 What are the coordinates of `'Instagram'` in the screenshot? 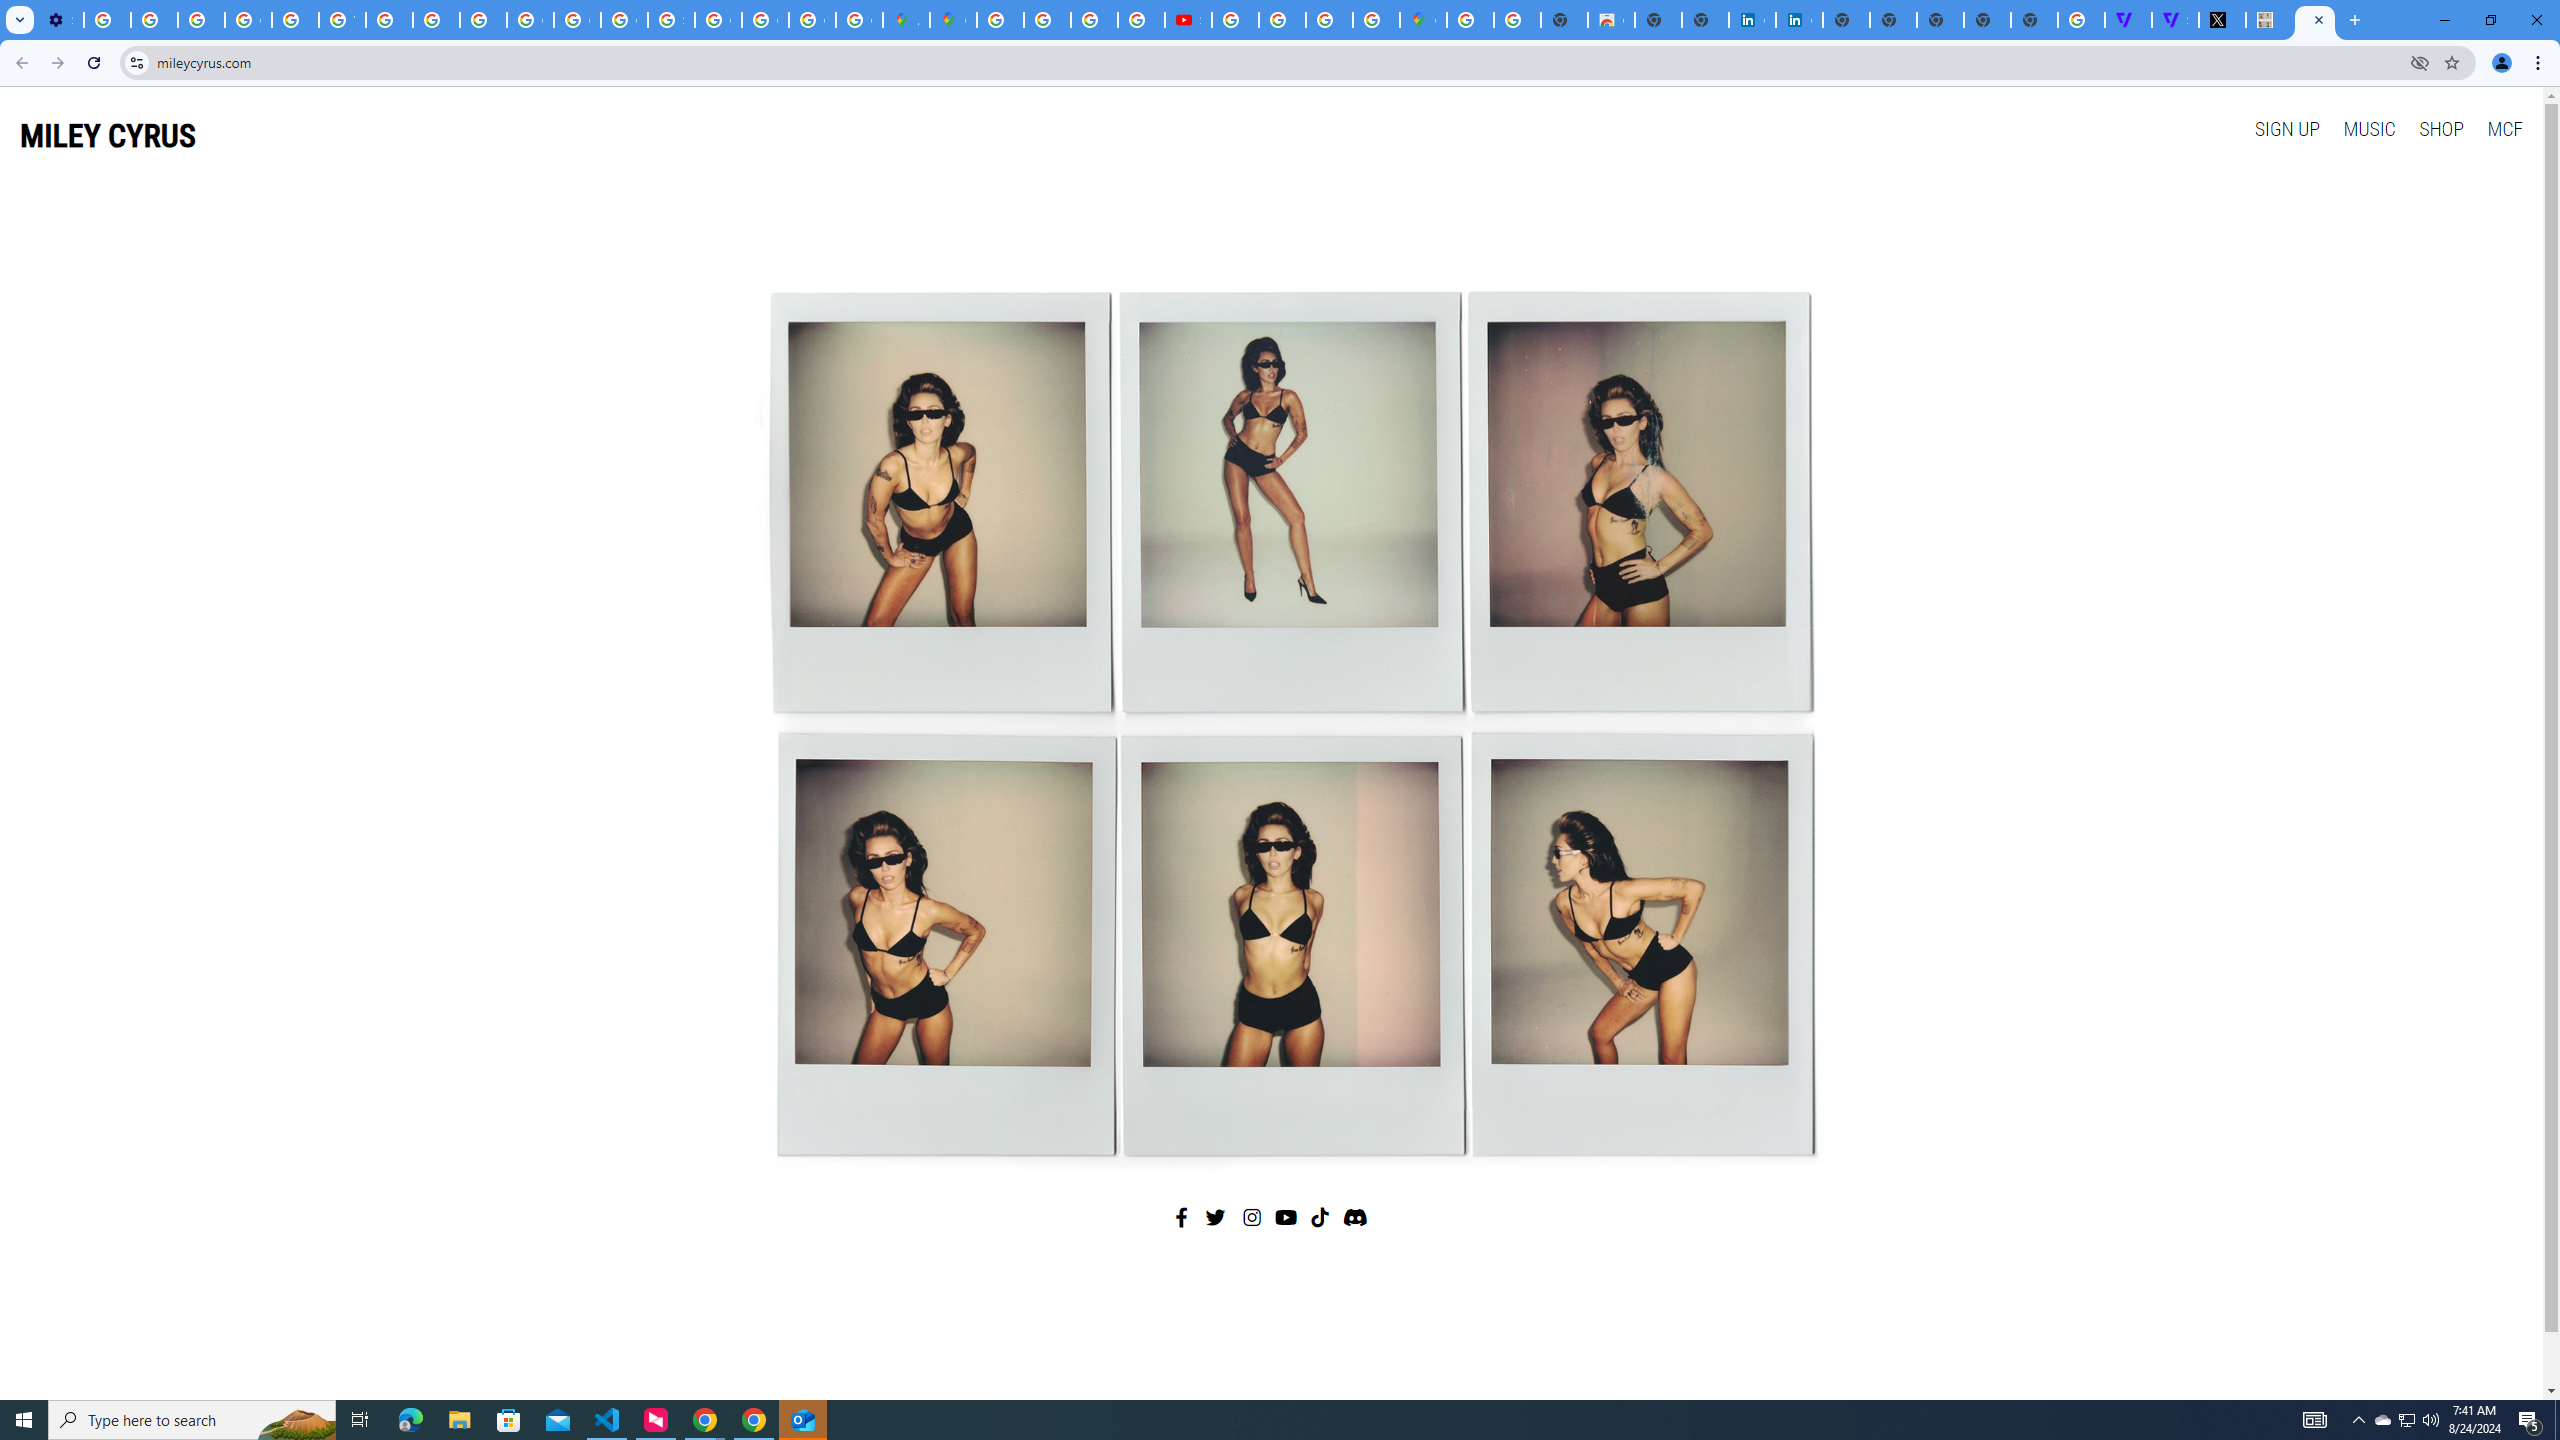 It's located at (1252, 1217).